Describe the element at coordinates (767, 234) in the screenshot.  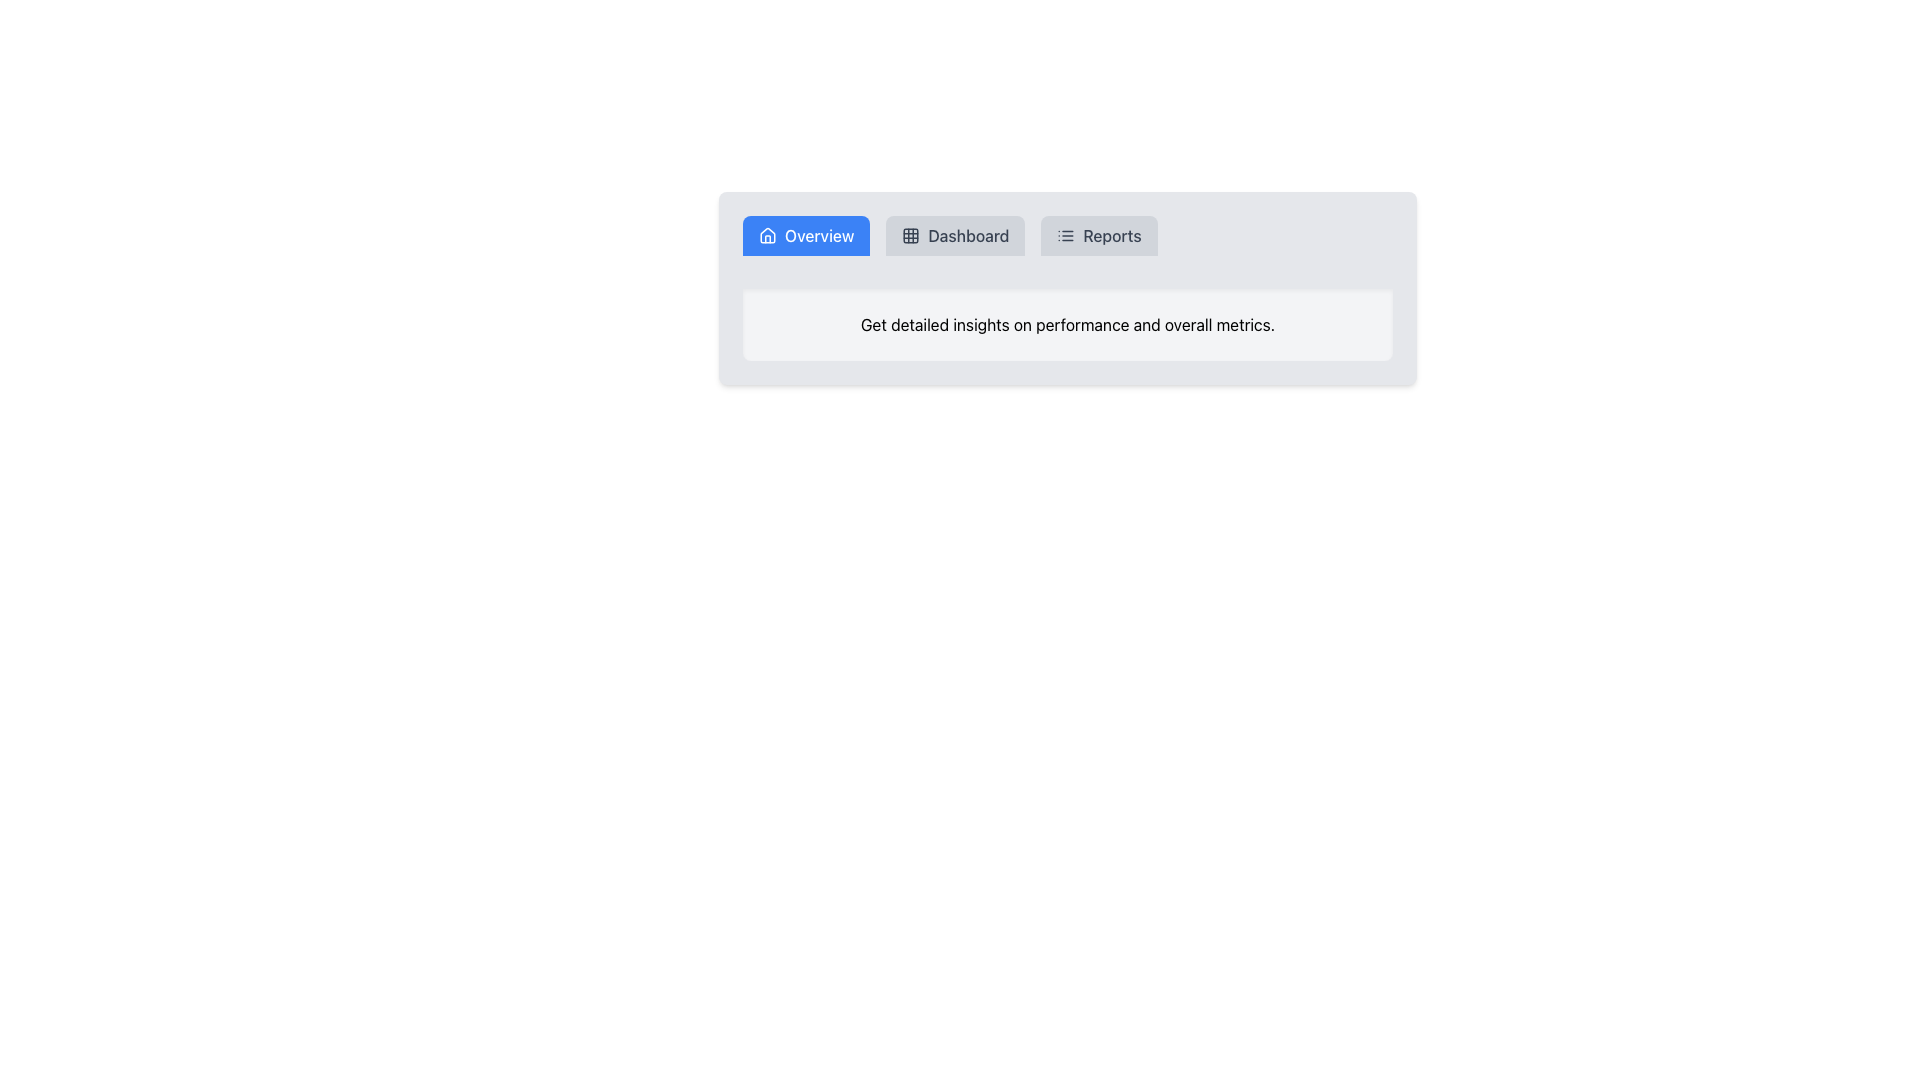
I see `the house icon, which is a minimalist vector graphic with a triangular roof and rectangular base, located centrally in the 'Overview' tab` at that location.